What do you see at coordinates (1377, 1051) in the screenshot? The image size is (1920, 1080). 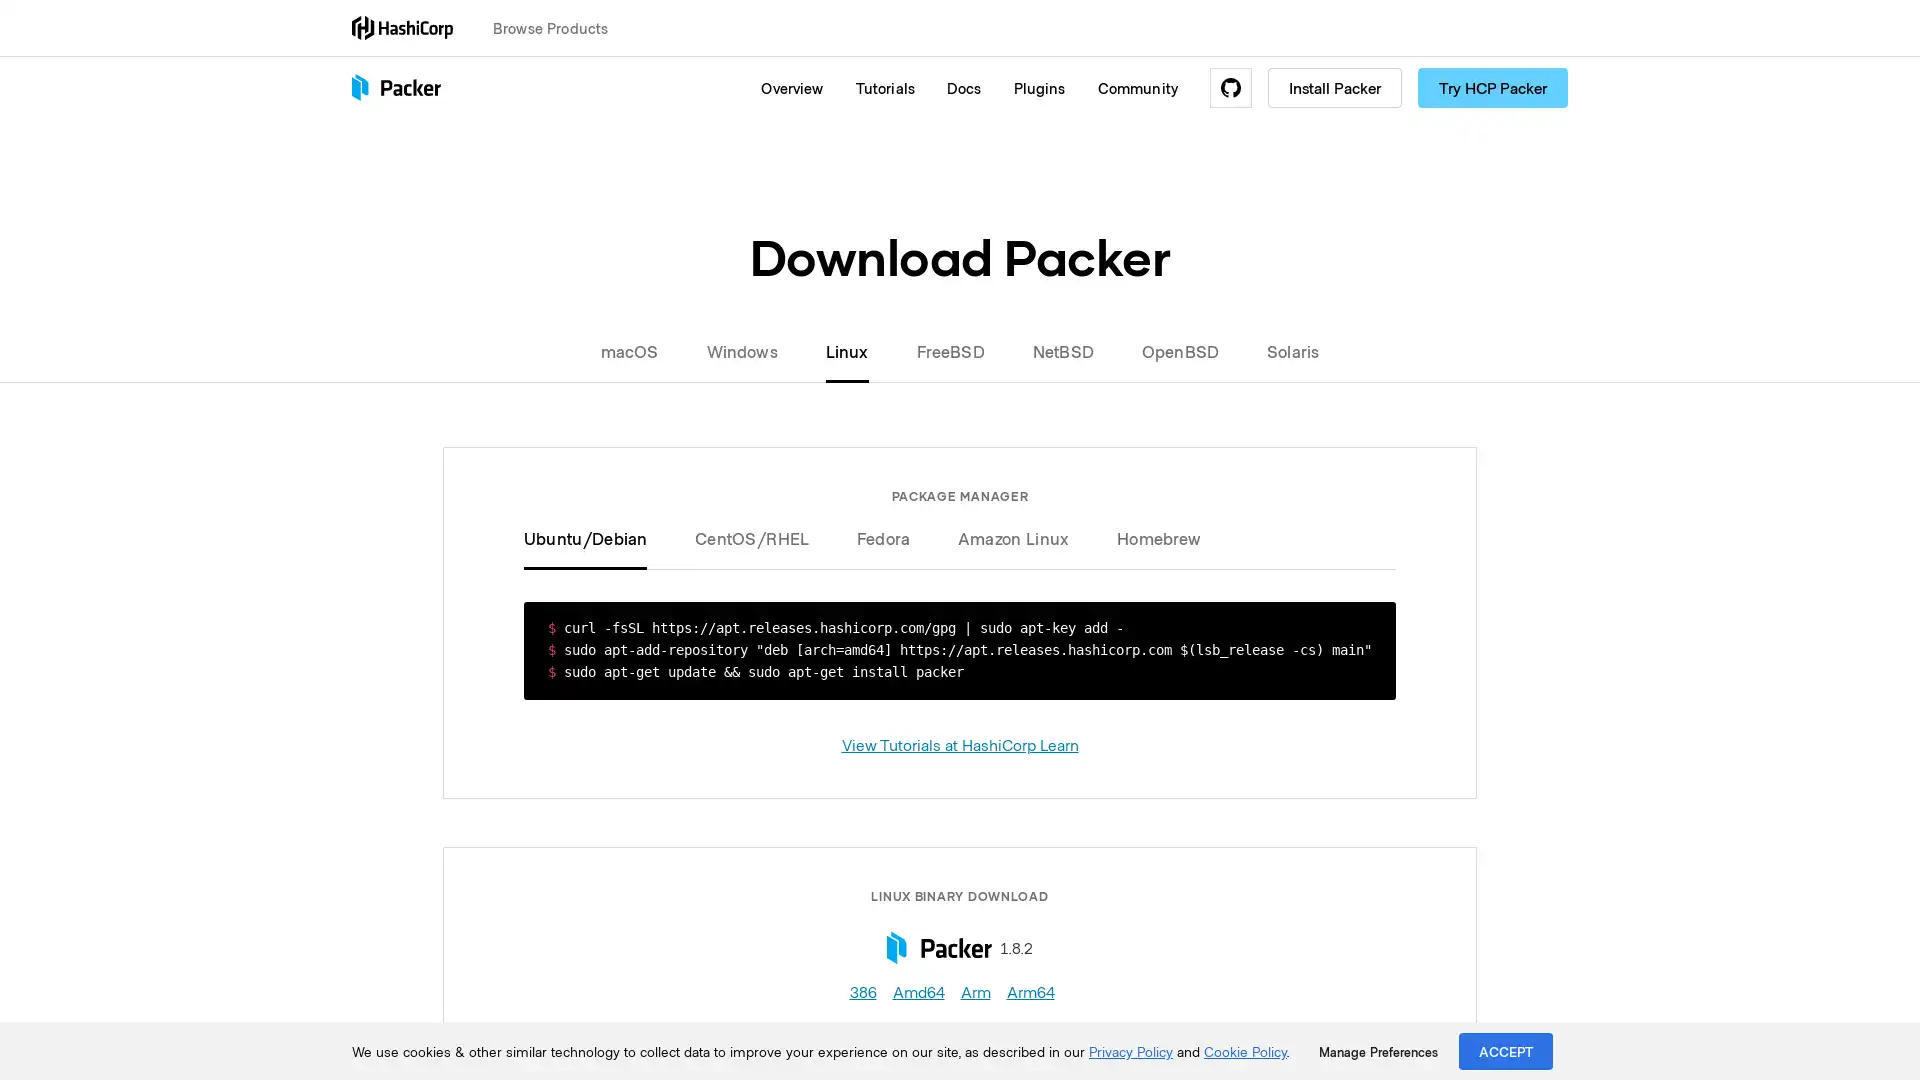 I see `Manage Preferences` at bounding box center [1377, 1051].